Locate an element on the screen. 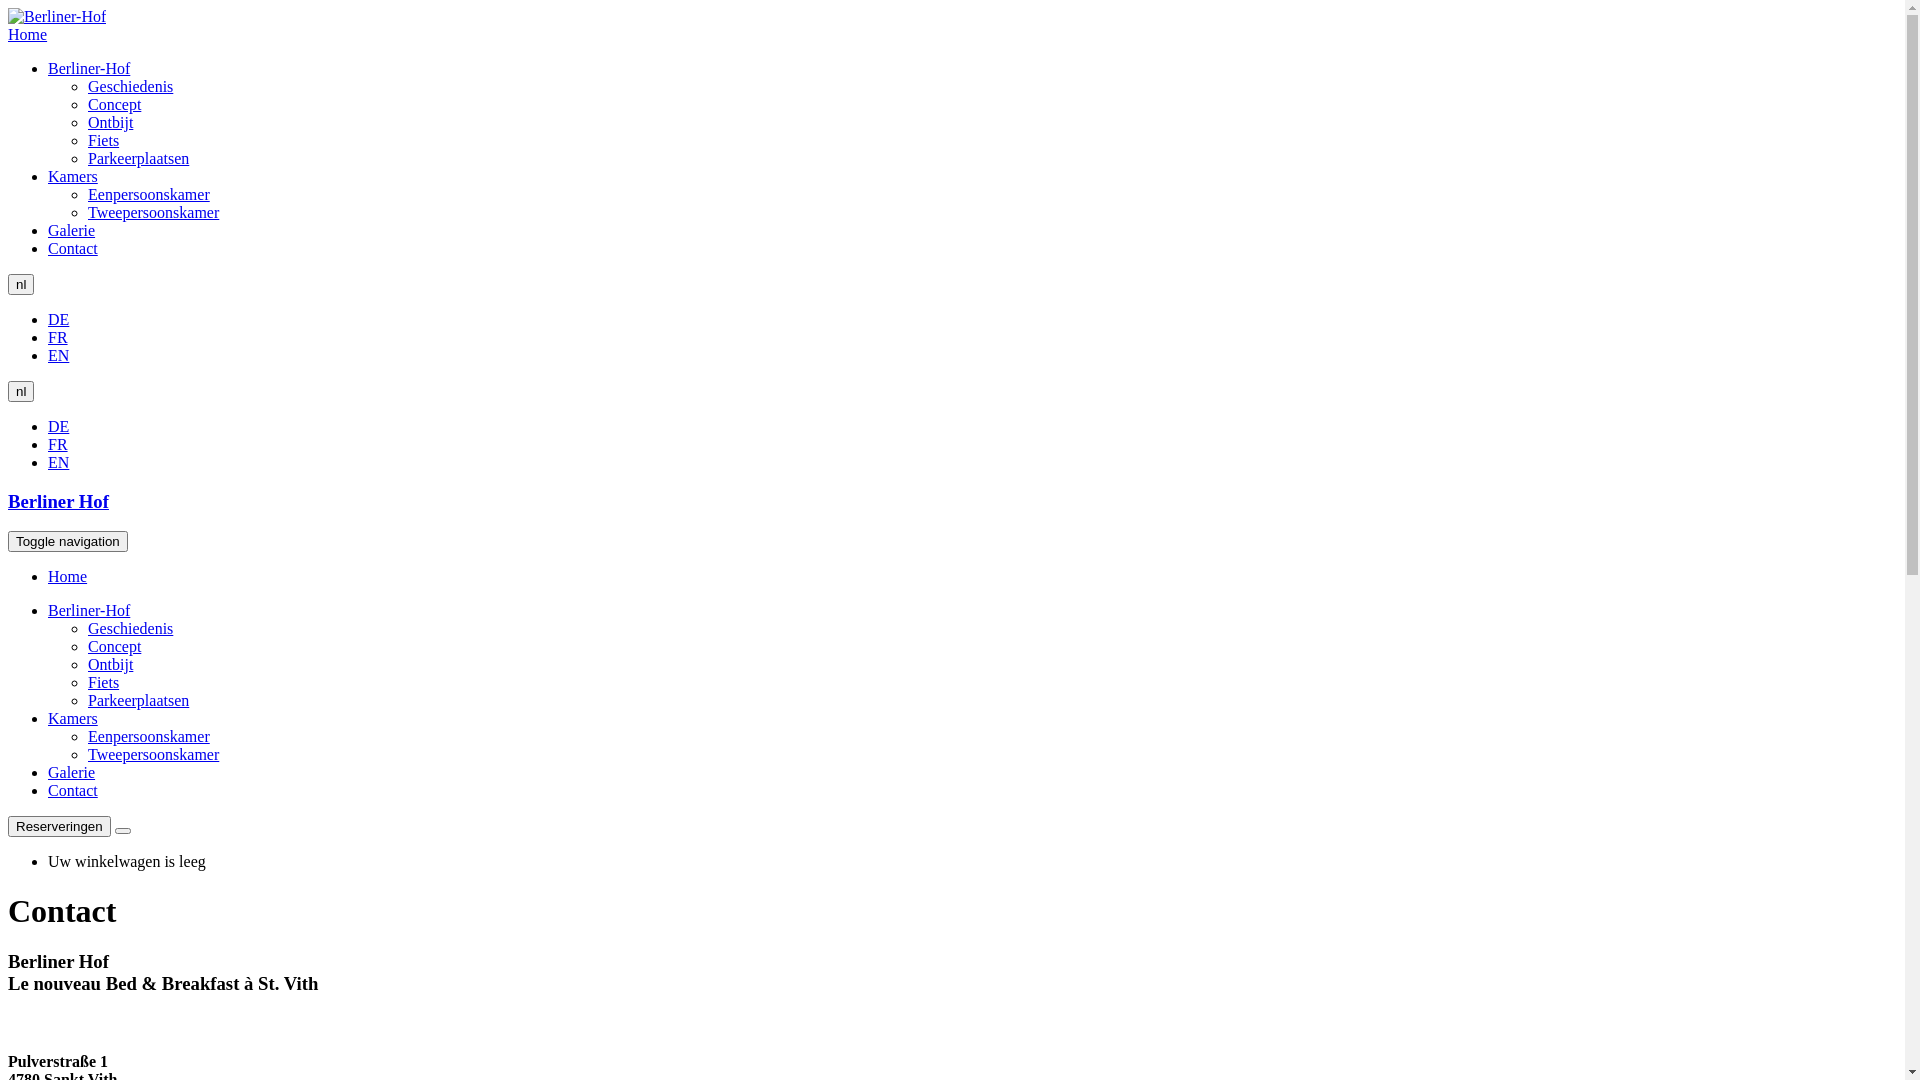 Image resolution: width=1920 pixels, height=1080 pixels. 'Contact' is located at coordinates (48, 789).